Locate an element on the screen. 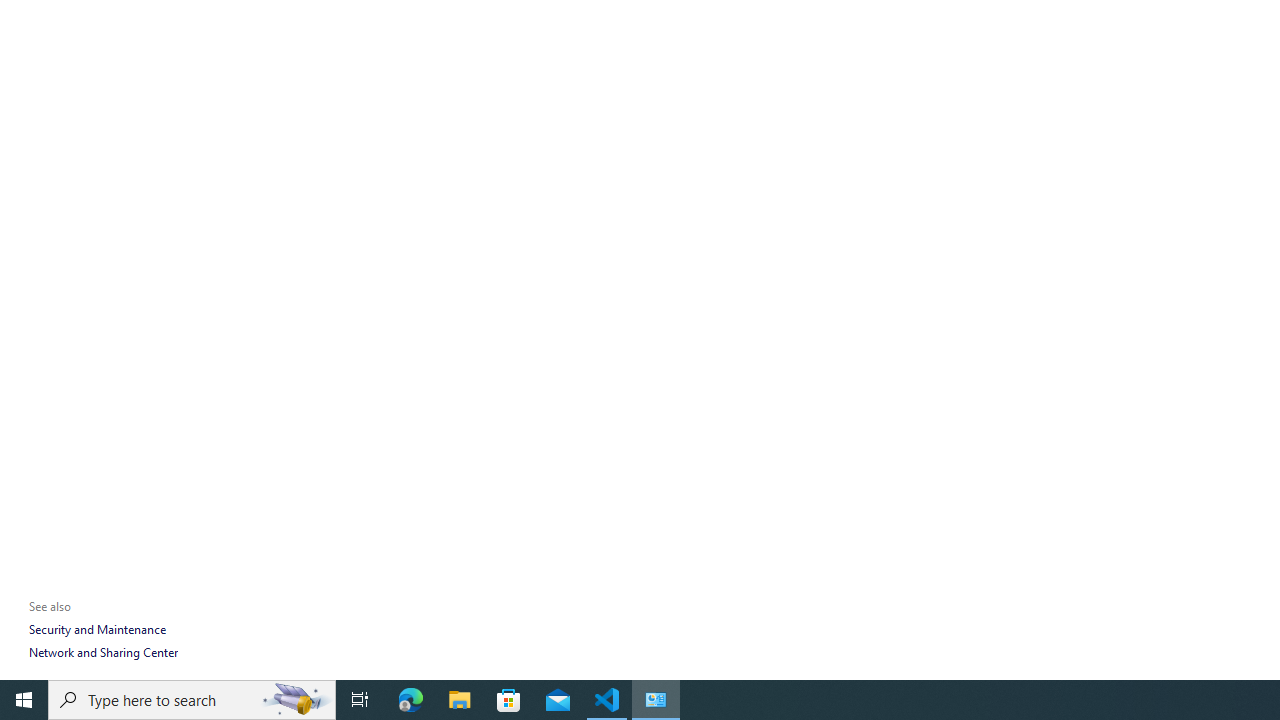 The height and width of the screenshot is (720, 1280). 'Microsoft Edge' is located at coordinates (410, 698).